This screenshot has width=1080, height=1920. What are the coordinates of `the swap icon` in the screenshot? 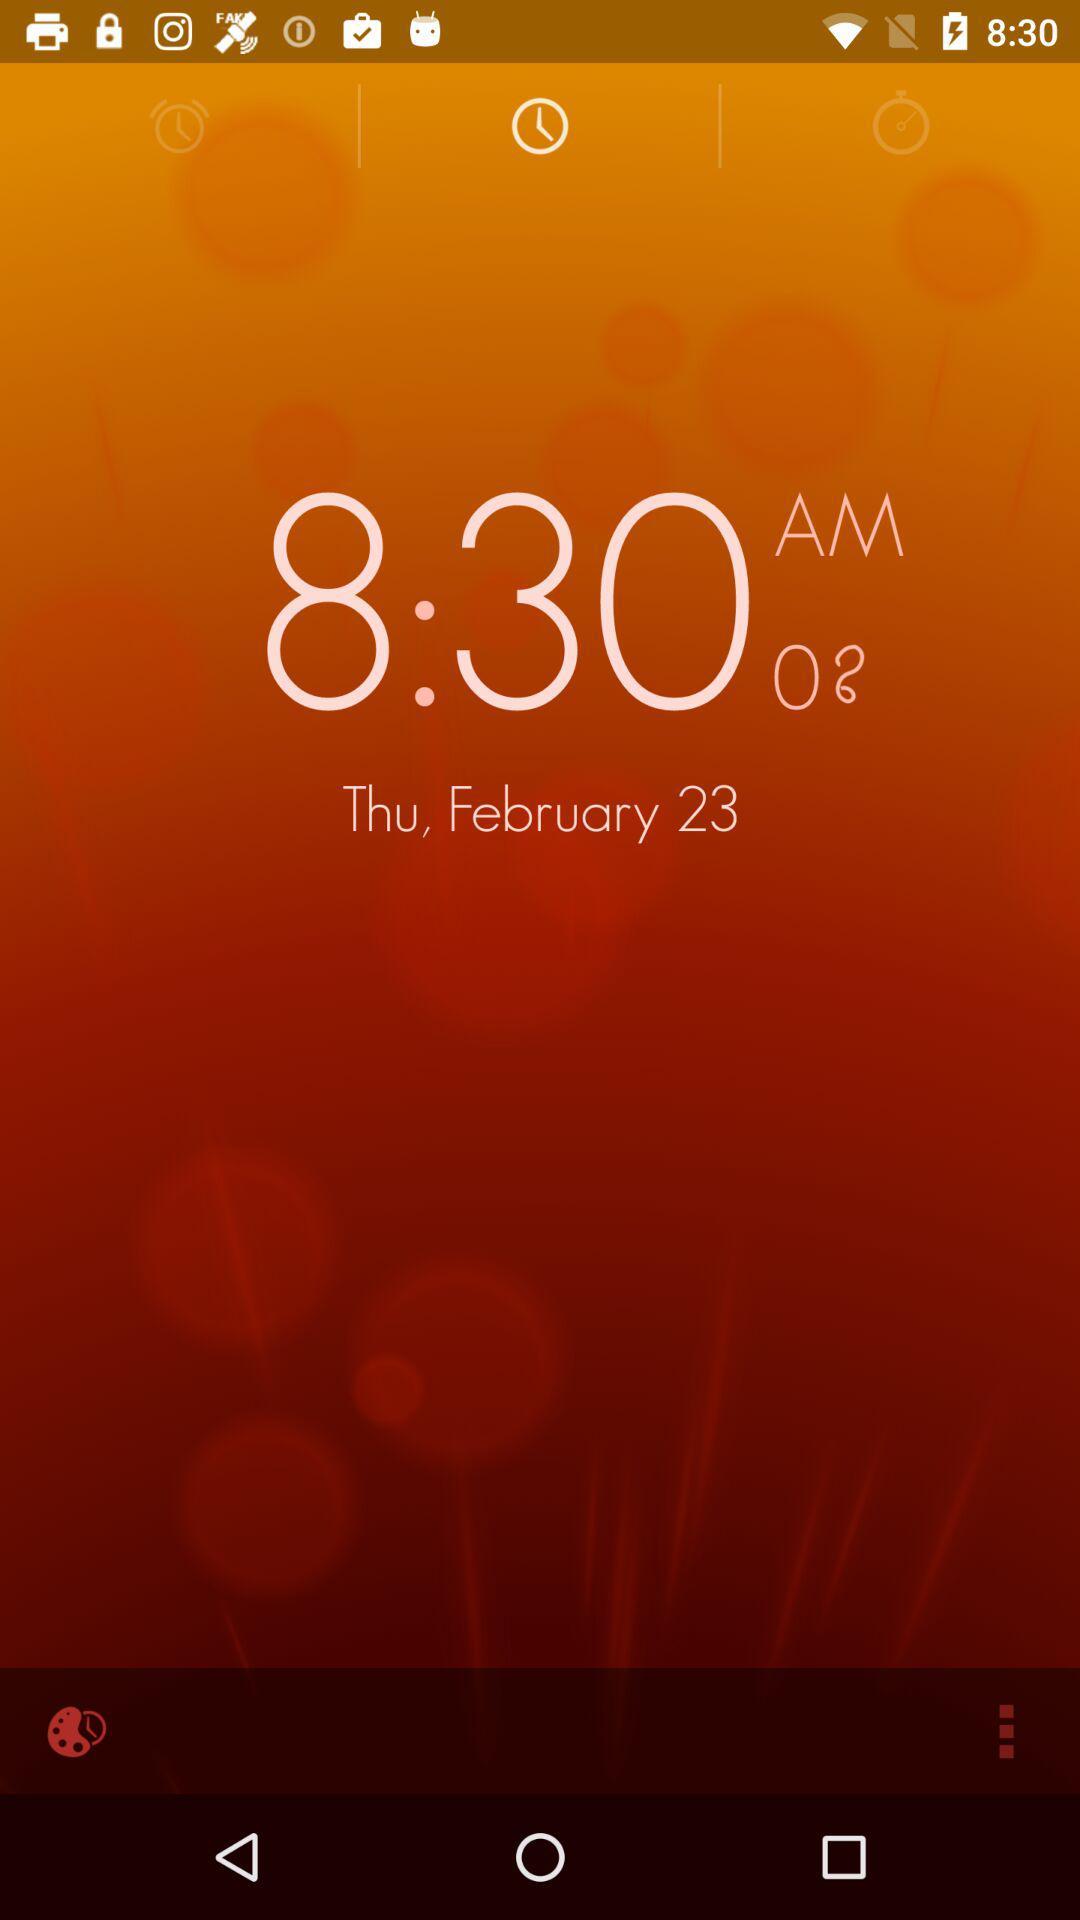 It's located at (538, 124).